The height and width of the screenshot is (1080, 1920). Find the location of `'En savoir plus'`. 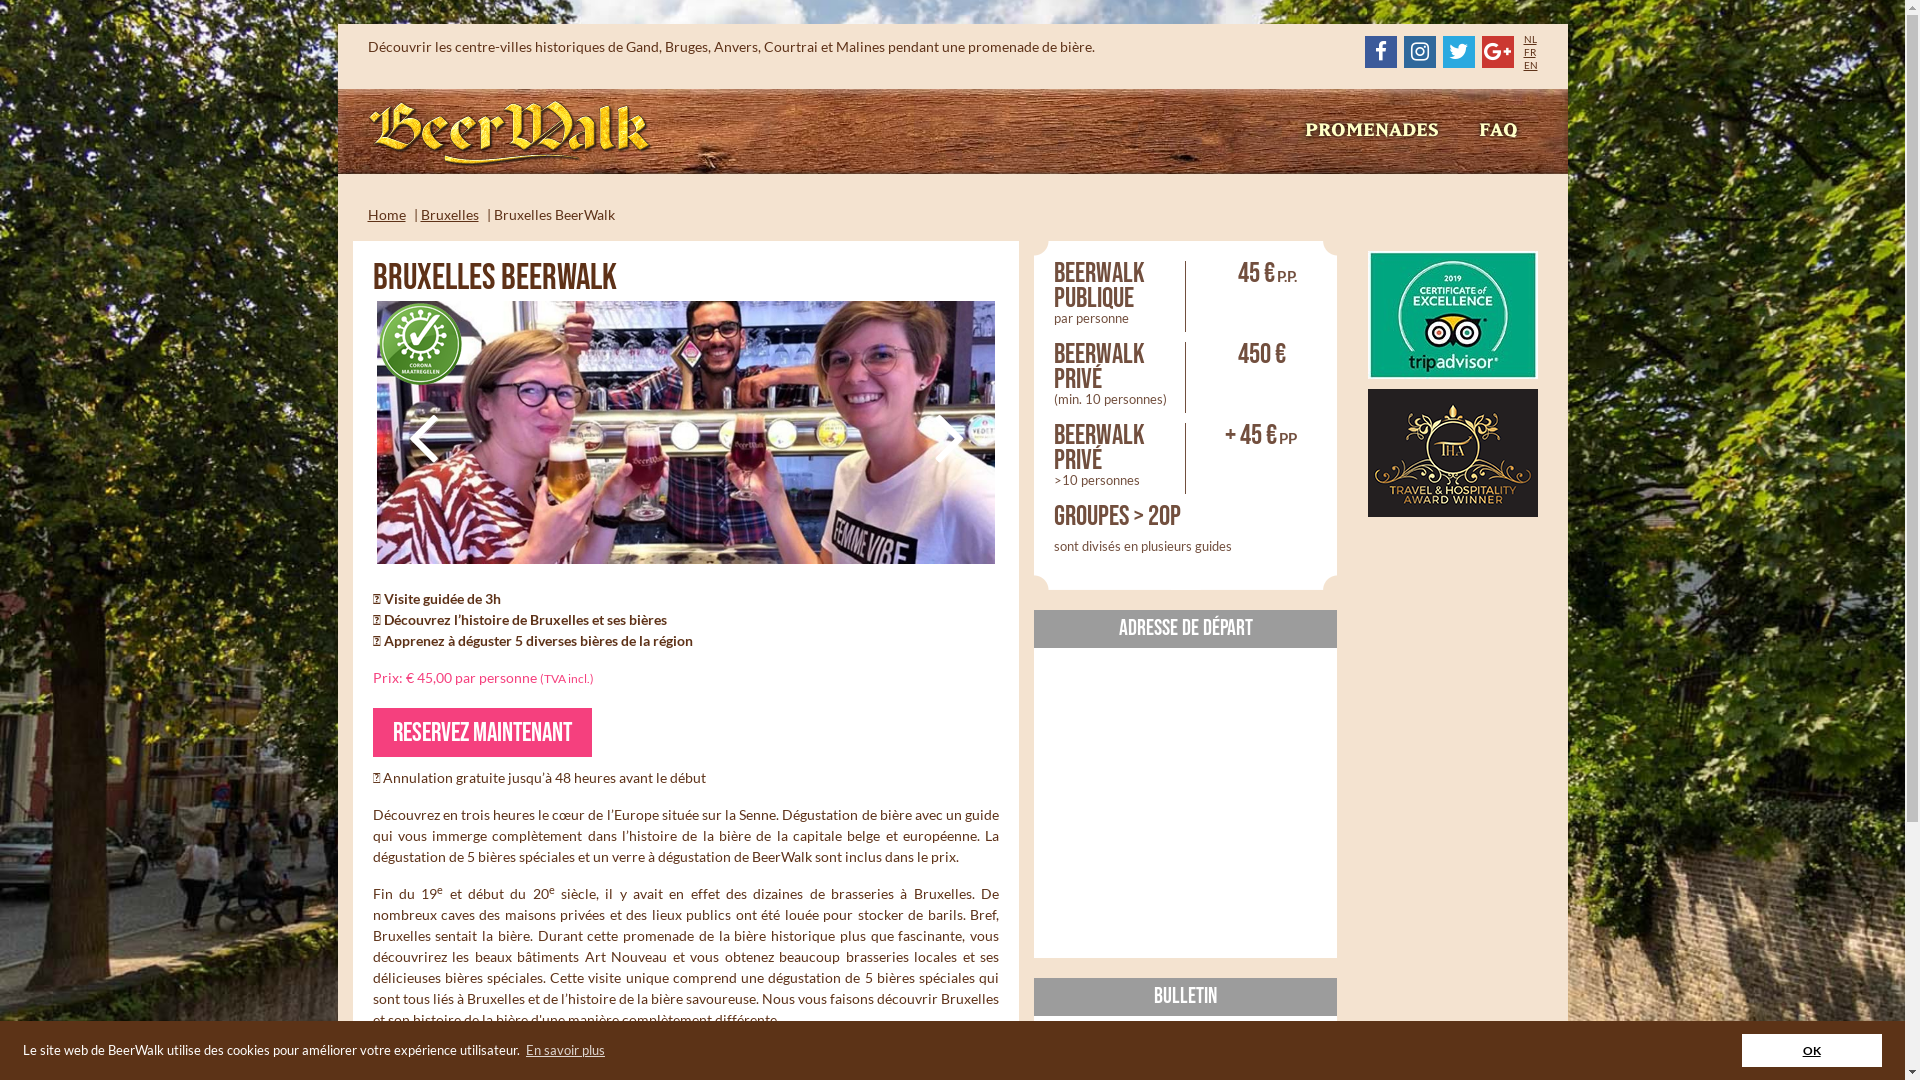

'En savoir plus' is located at coordinates (564, 1049).